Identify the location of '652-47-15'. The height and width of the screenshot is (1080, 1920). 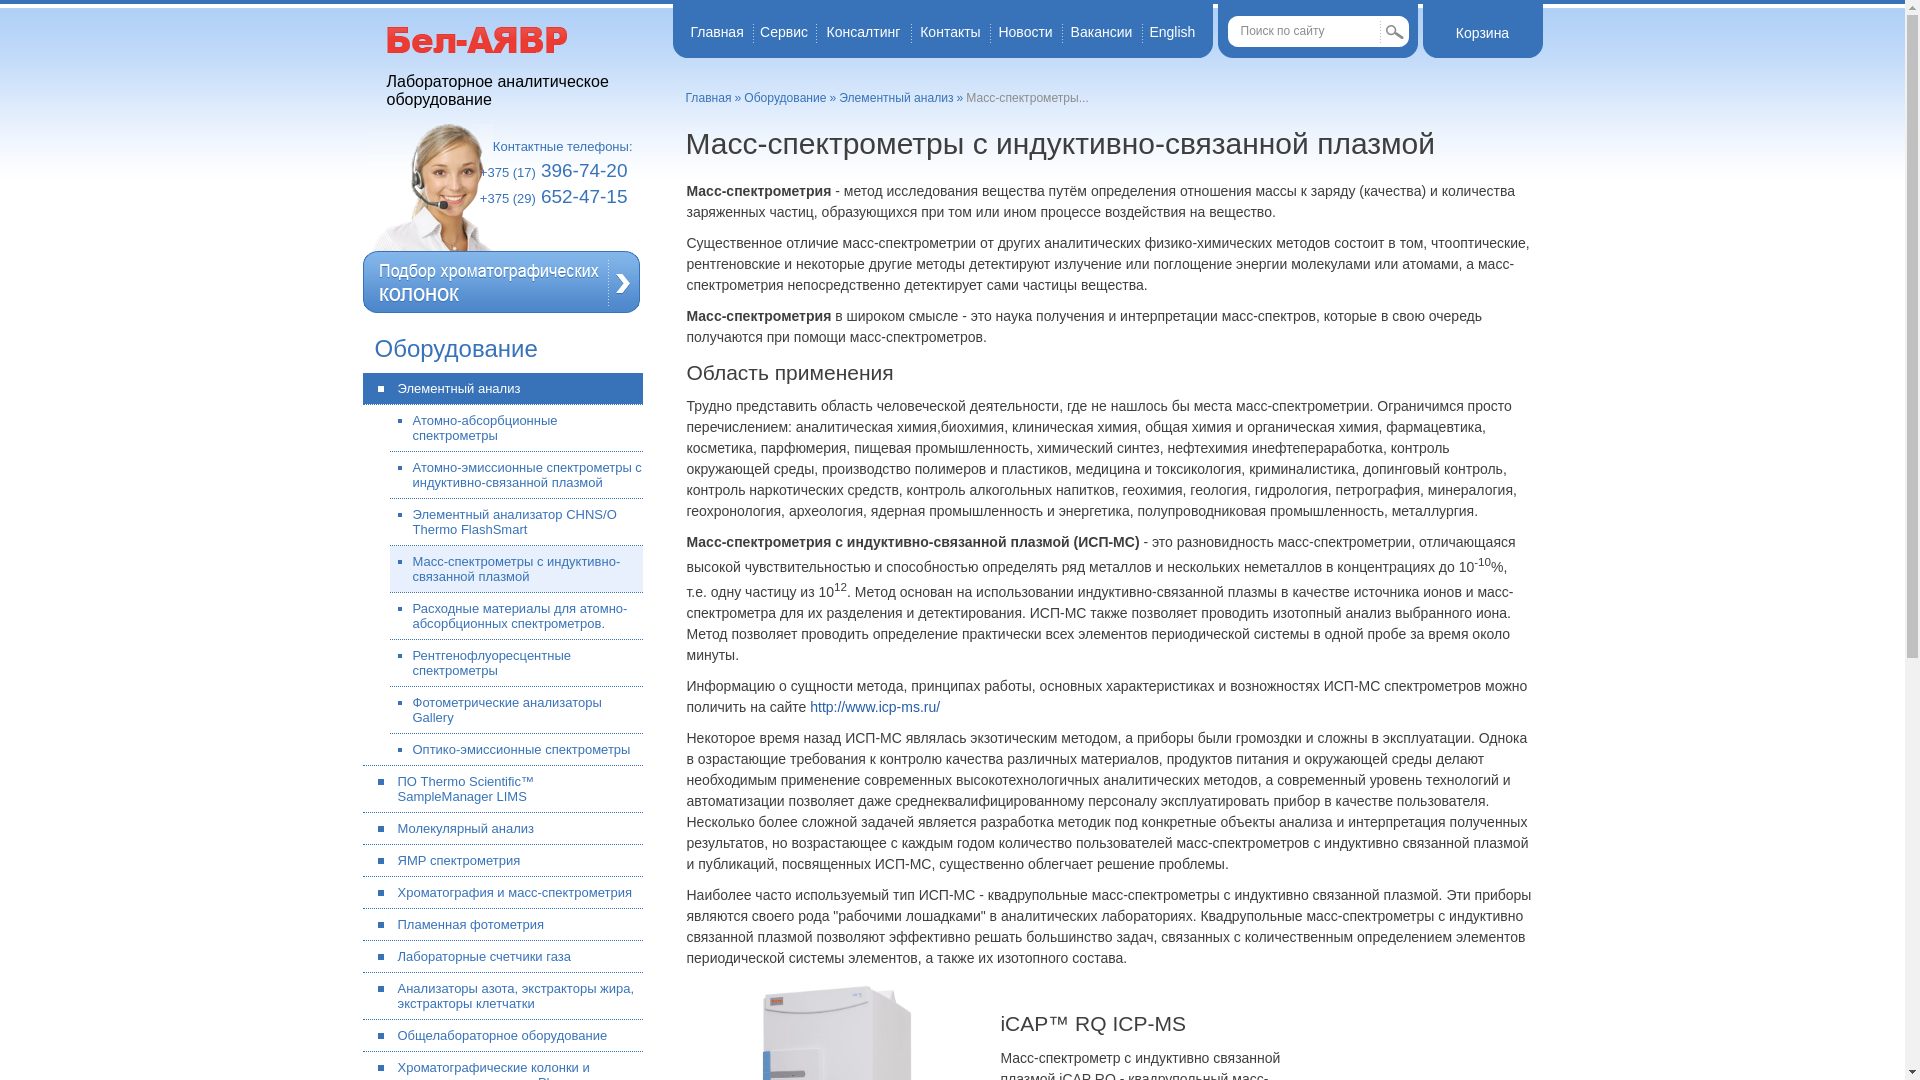
(541, 196).